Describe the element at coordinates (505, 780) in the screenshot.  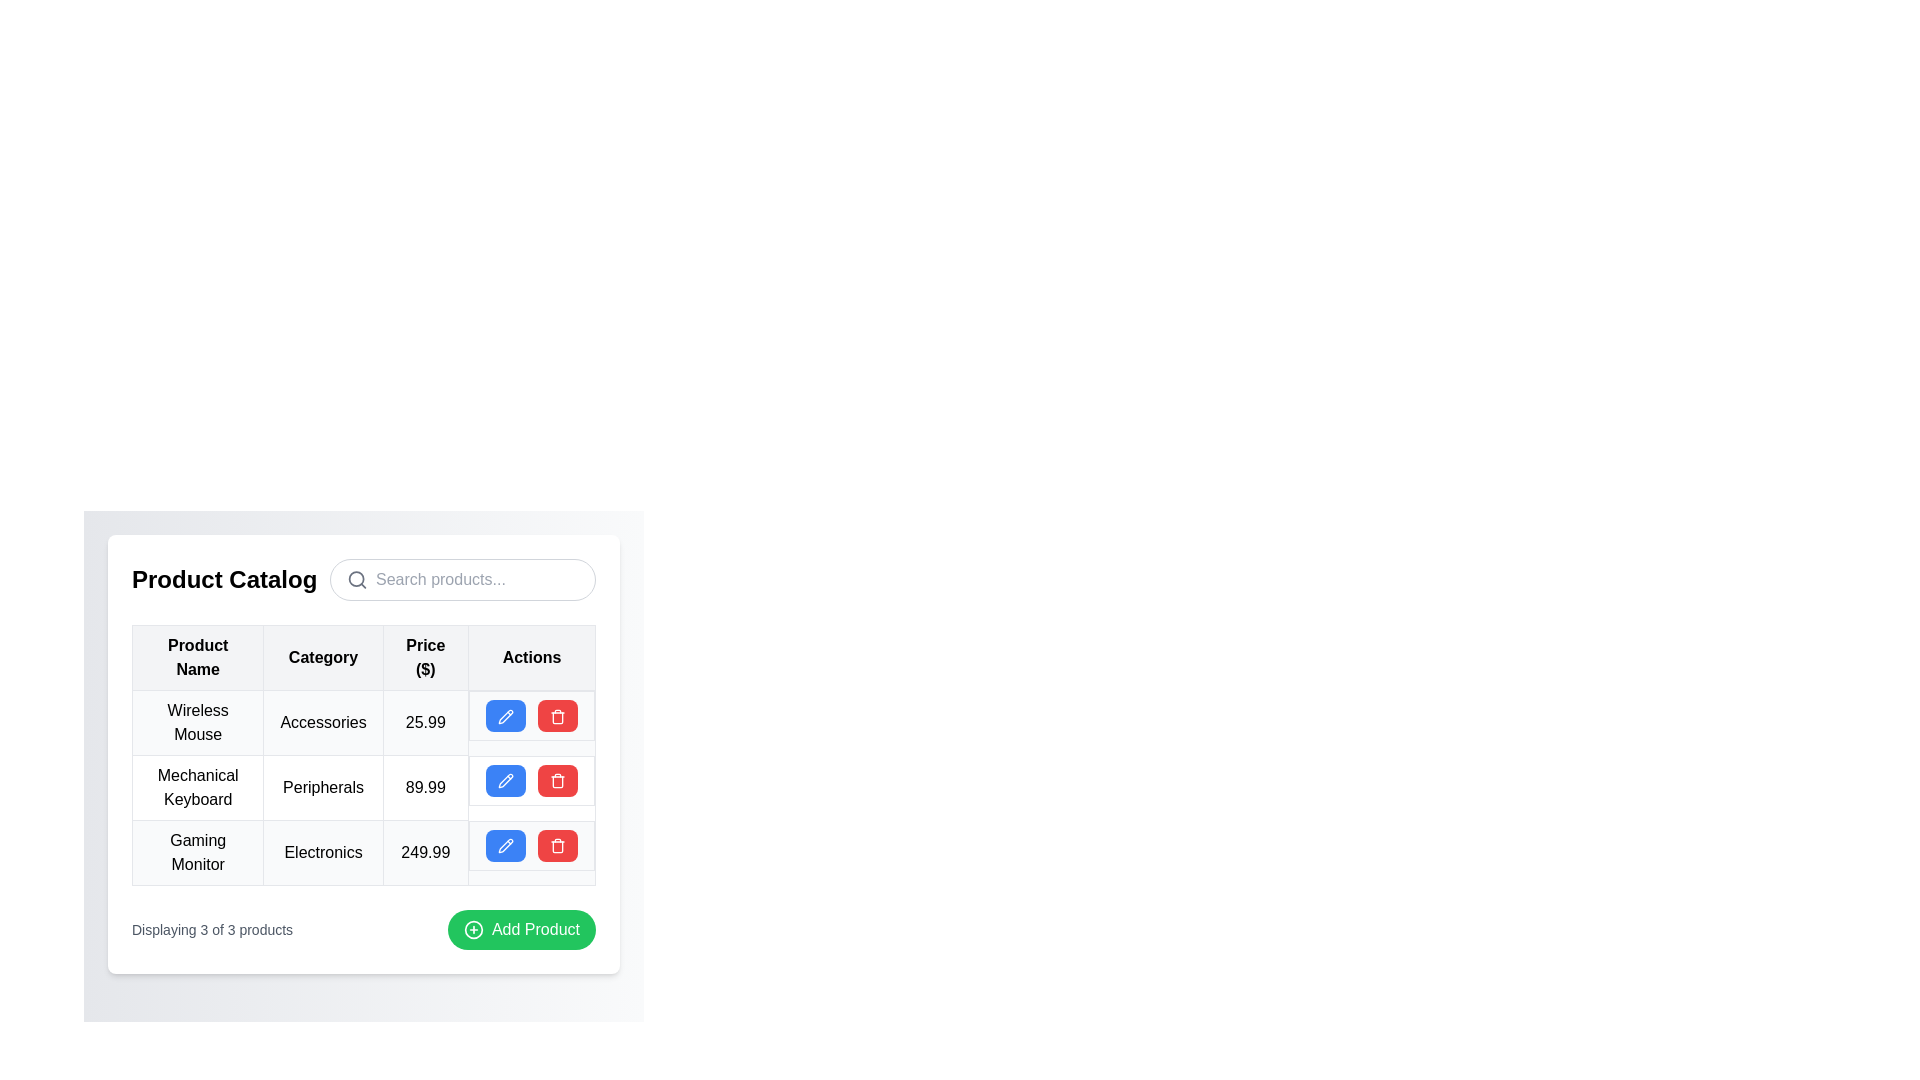
I see `the pencil icon inside the blue rounded button in the 'Actions' column of the Product Catalog table for the 'Mechanical Keyboard' product` at that location.